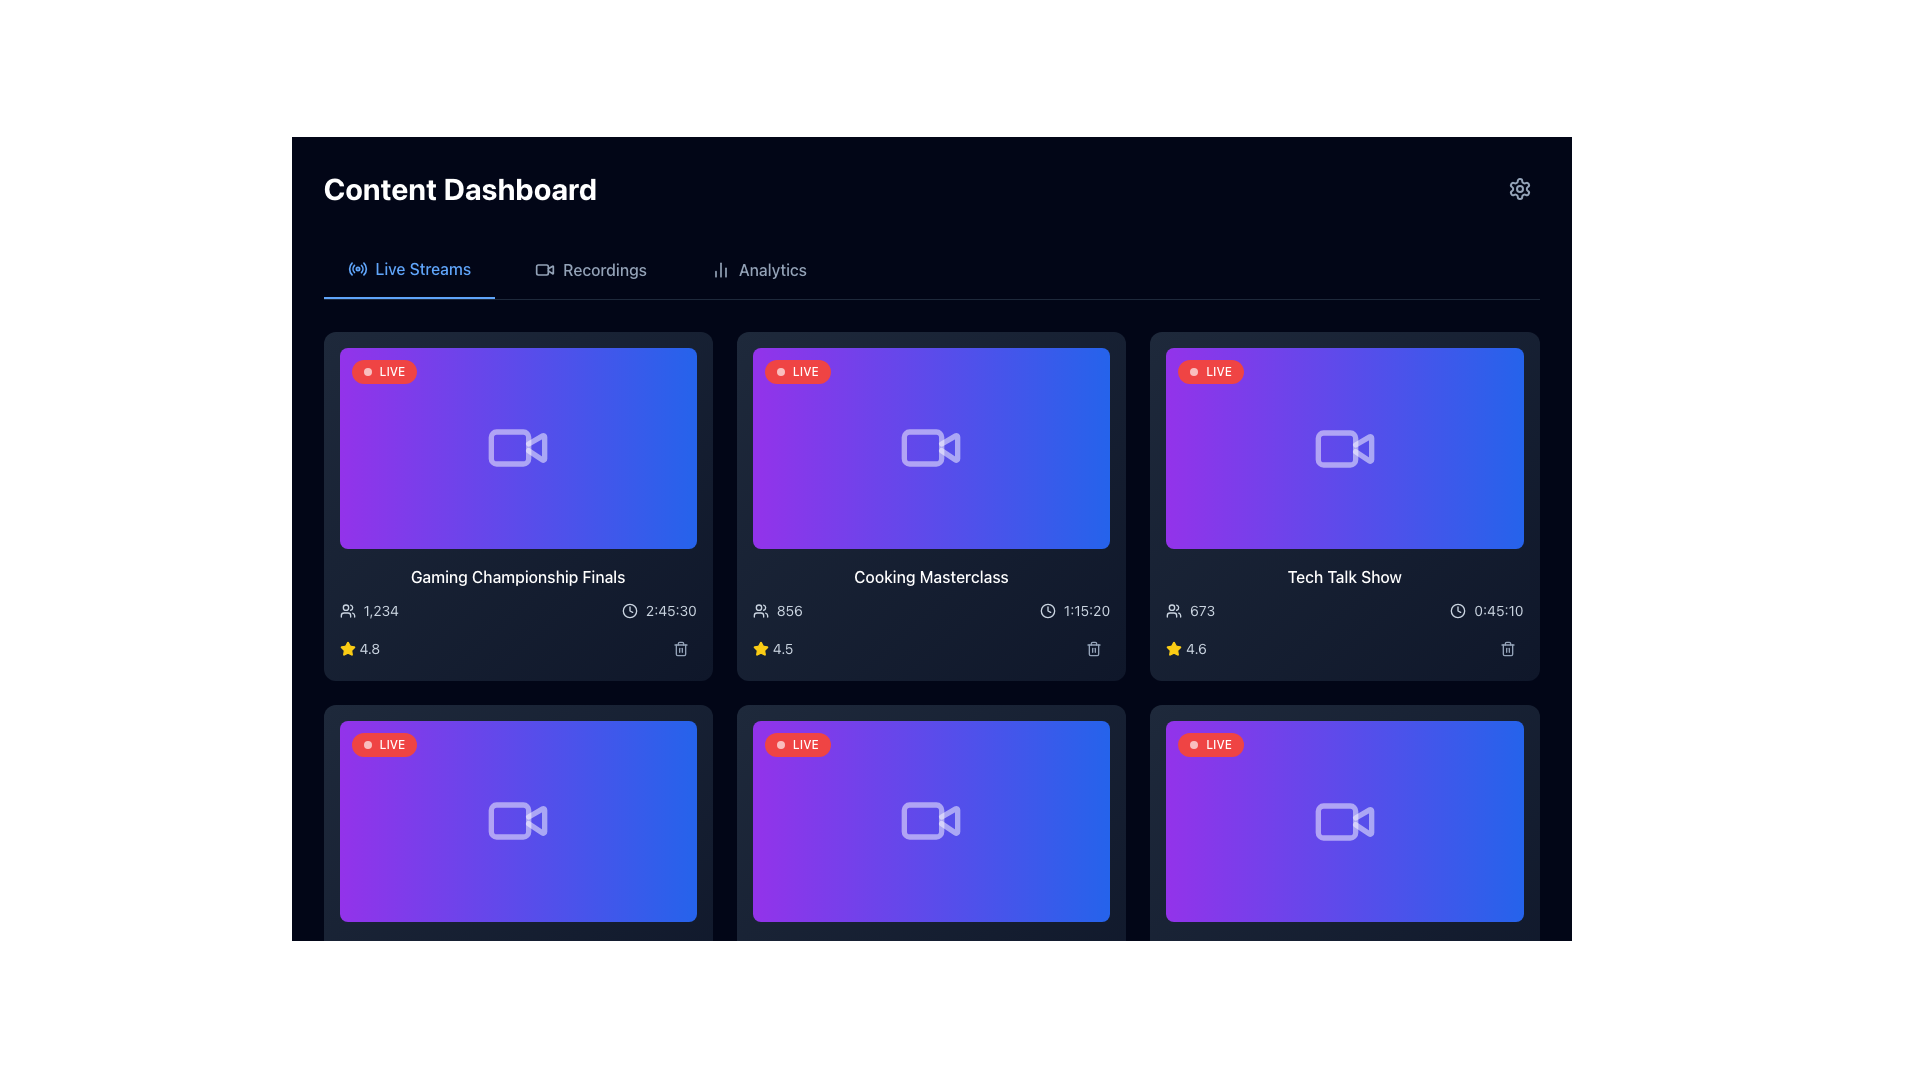 The height and width of the screenshot is (1080, 1920). I want to click on the video camera icon located in the center of the gradient rectangle within the 'Gaming Championship Finals' card, just below the 'LIVE' badge for potential interaction, so click(518, 447).